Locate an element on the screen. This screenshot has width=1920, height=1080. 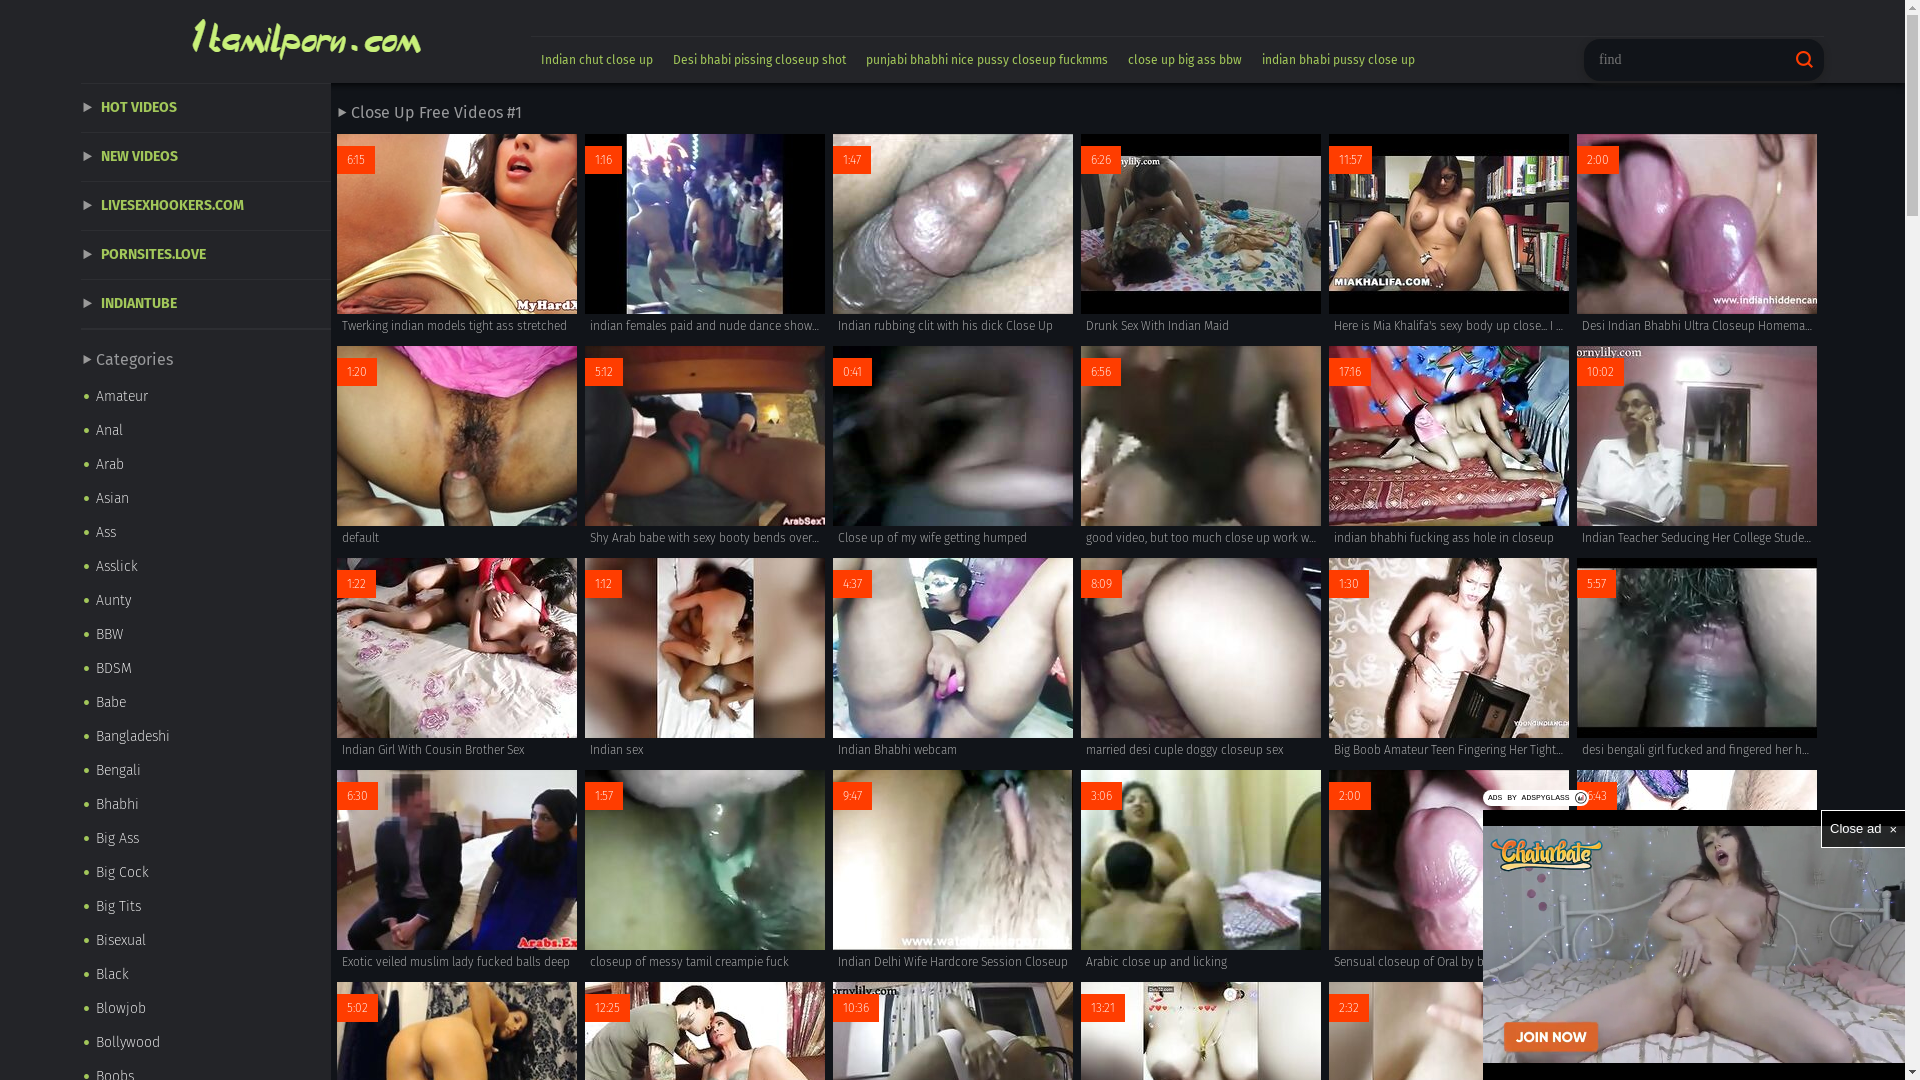
'10:02 is located at coordinates (1696, 446).